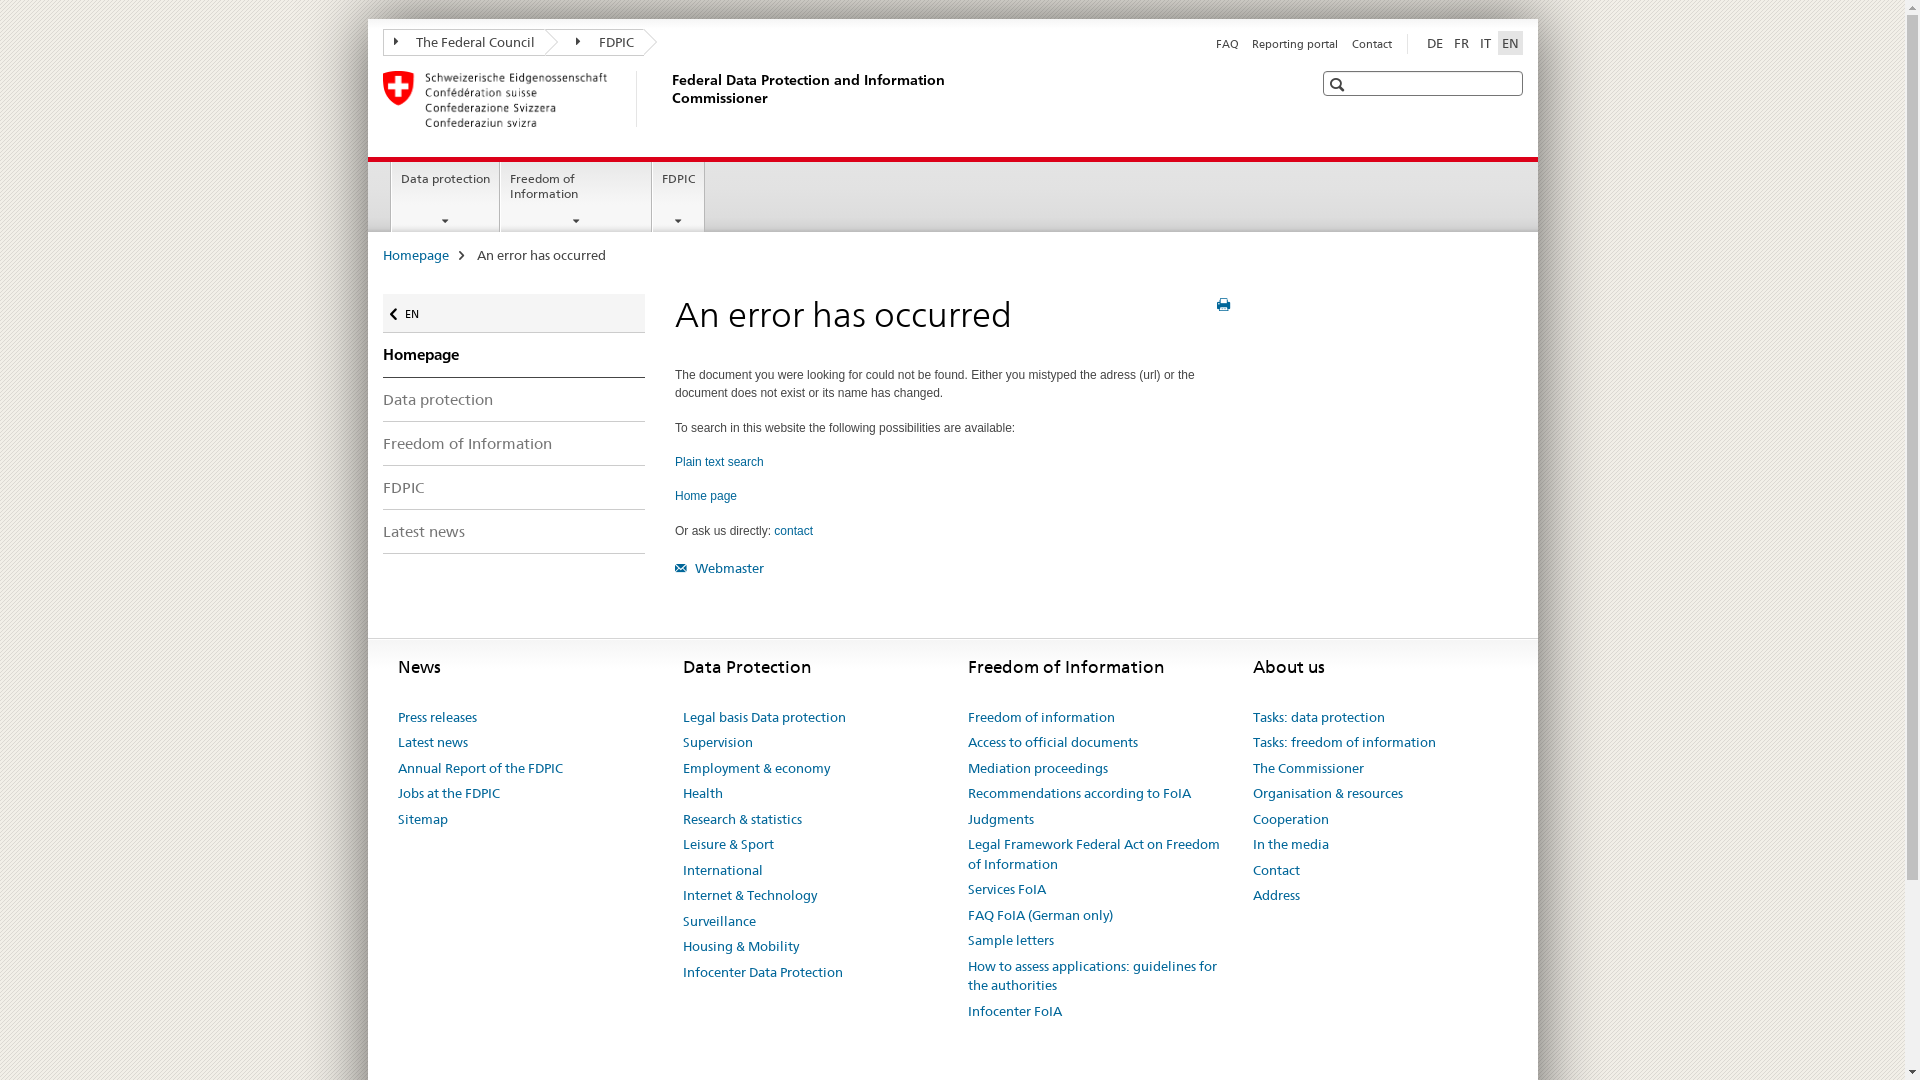  I want to click on 'Access to official documents', so click(1051, 743).